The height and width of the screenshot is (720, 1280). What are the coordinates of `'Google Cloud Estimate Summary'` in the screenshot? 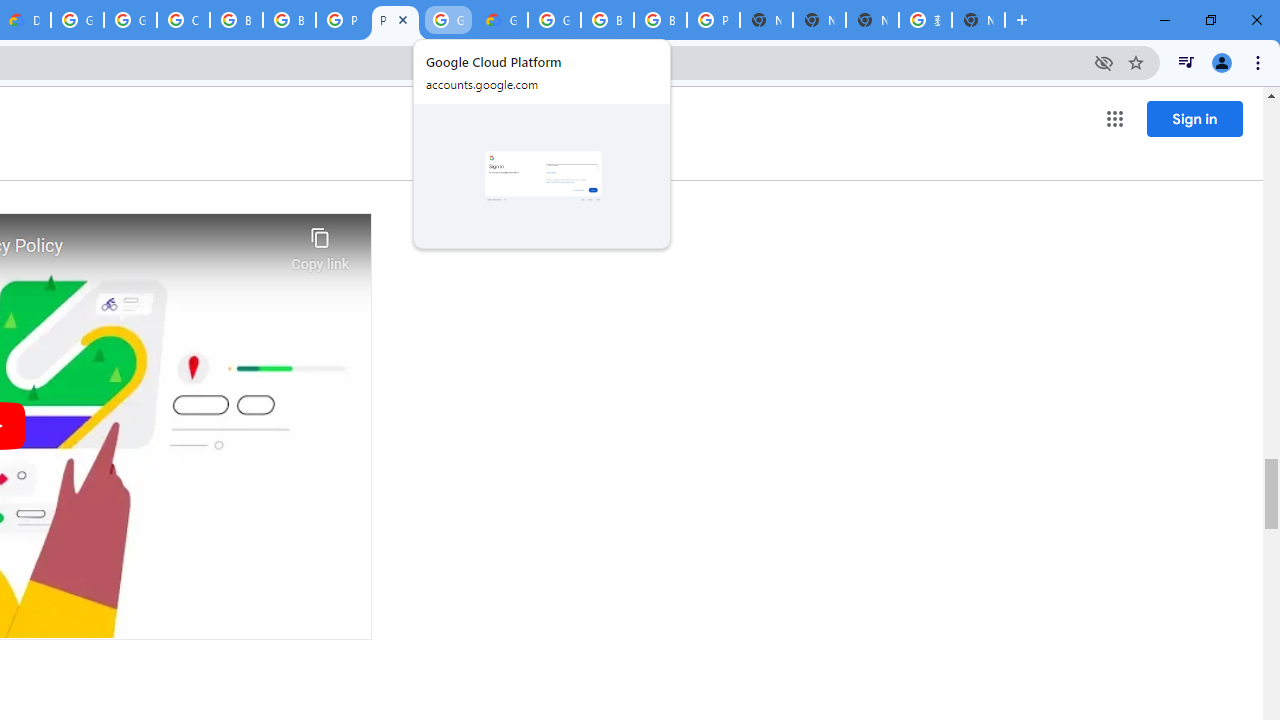 It's located at (501, 20).